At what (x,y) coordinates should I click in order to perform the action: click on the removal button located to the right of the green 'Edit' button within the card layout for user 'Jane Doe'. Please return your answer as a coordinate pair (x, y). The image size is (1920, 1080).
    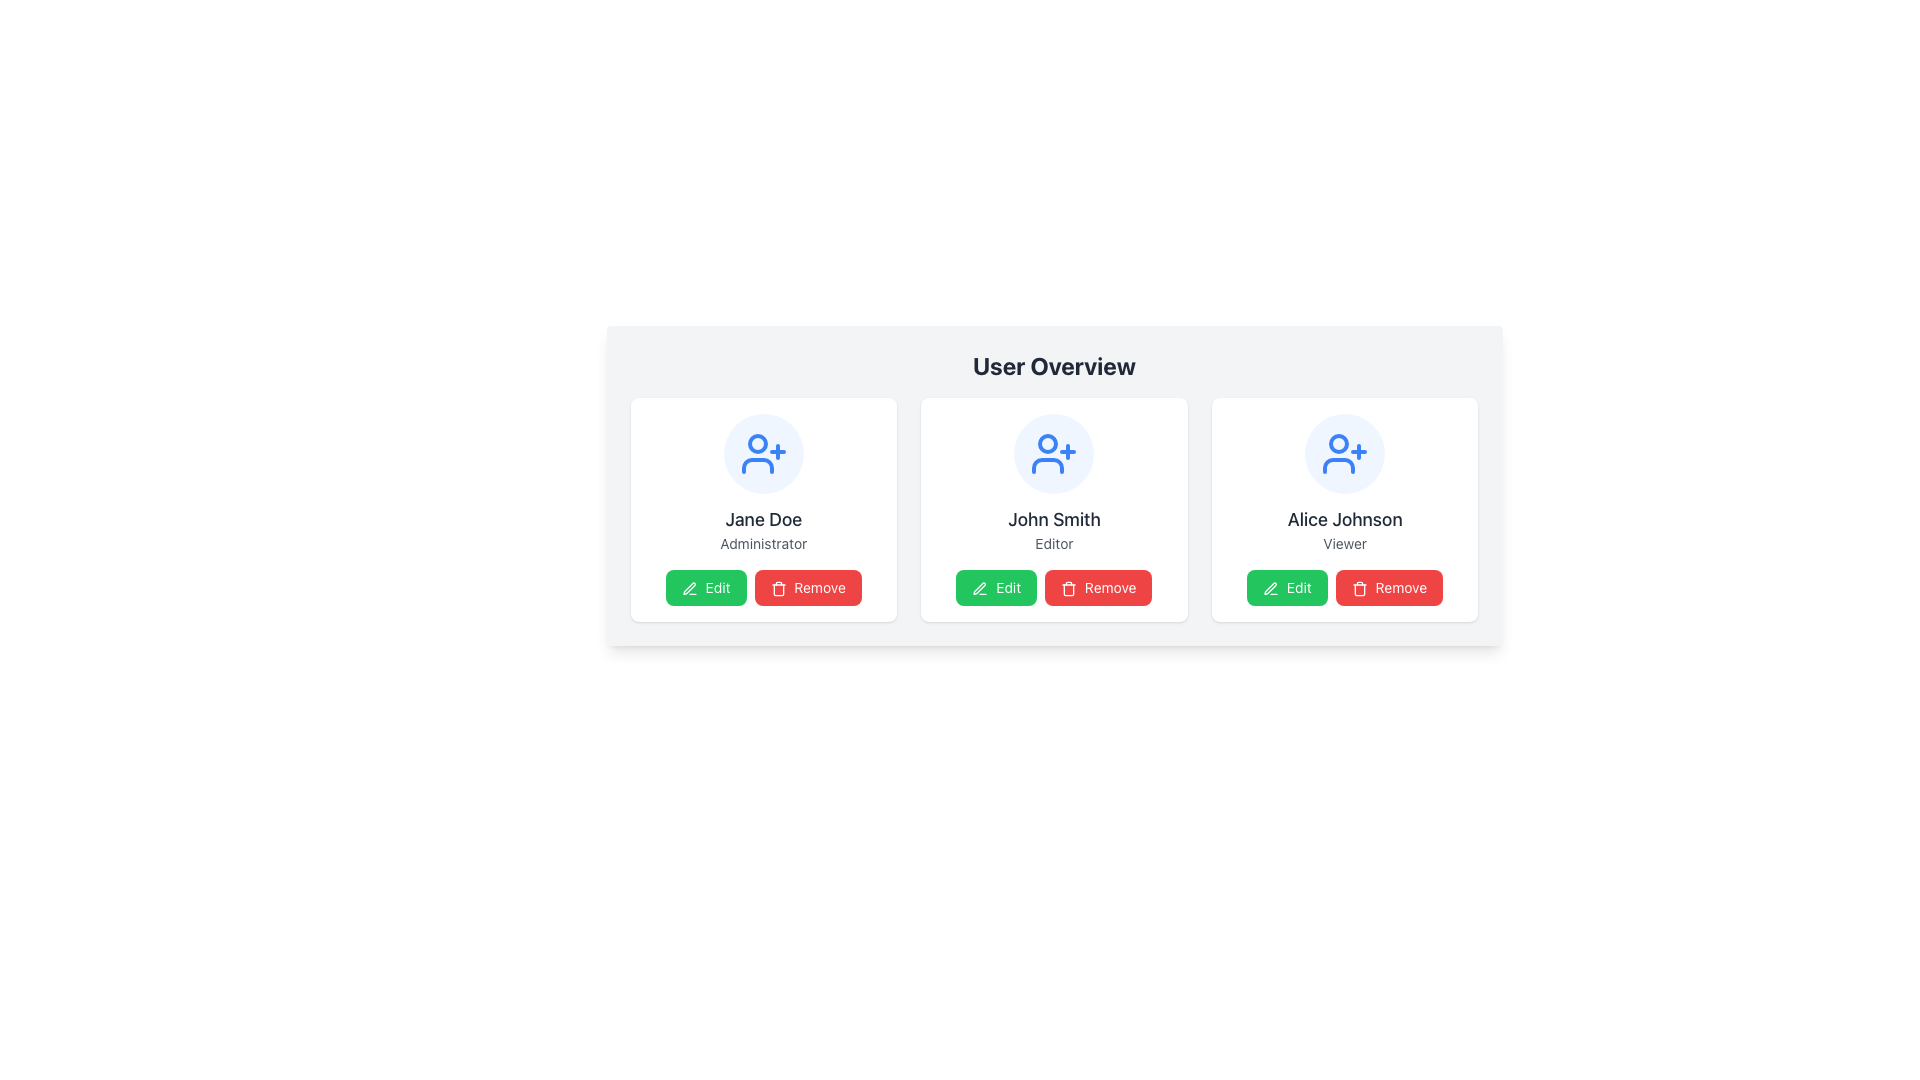
    Looking at the image, I should click on (807, 586).